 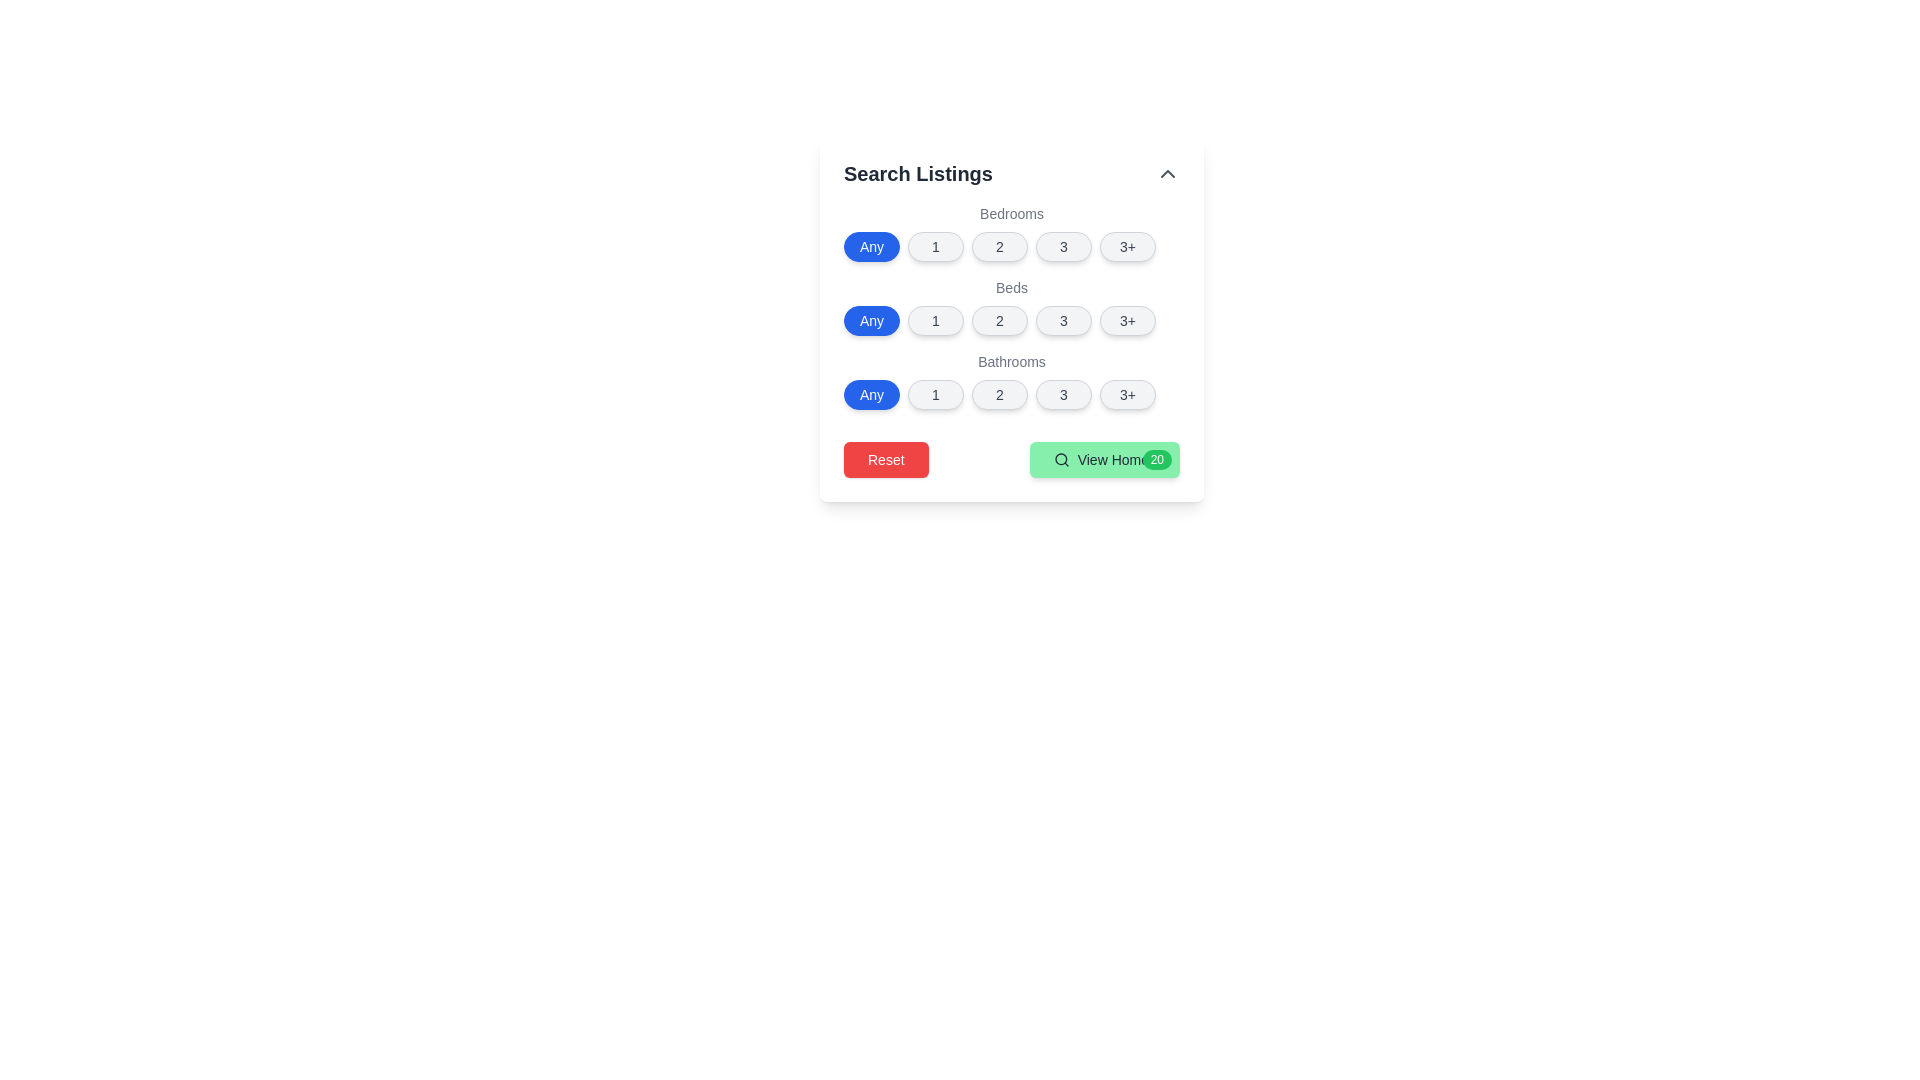 I want to click on the button labeled '2' in the 'Bathrooms' filter group, so click(x=999, y=394).